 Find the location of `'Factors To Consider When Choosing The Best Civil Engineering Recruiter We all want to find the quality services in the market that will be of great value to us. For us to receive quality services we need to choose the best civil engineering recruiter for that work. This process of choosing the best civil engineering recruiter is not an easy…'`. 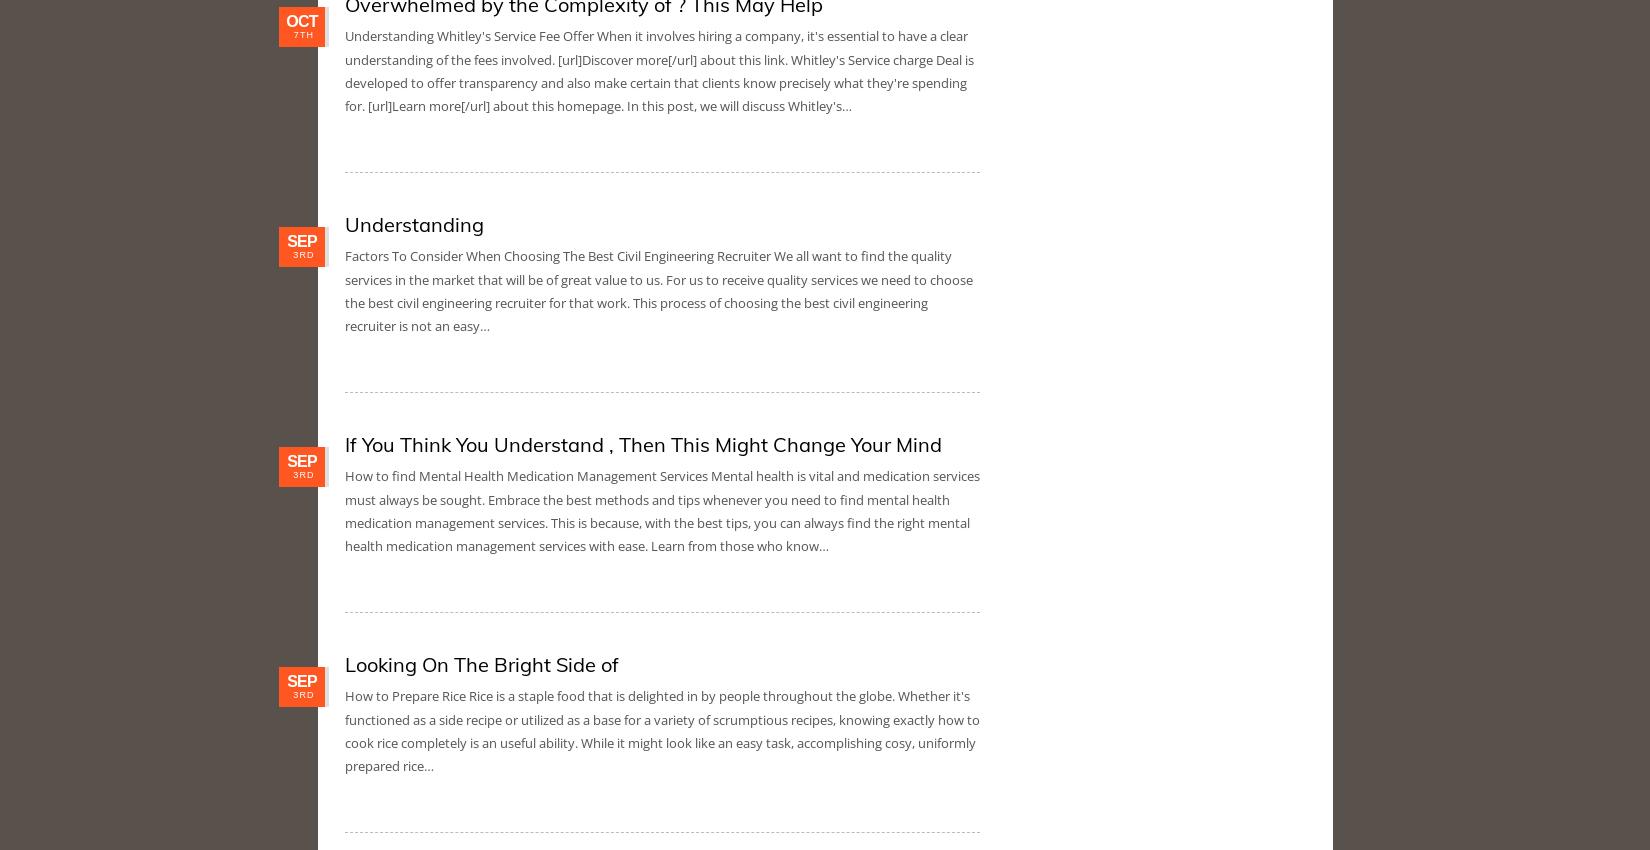

'Factors To Consider When Choosing The Best Civil Engineering Recruiter We all want to find the quality services in the market that will be of great value to us. For us to receive quality services we need to choose the best civil engineering recruiter for that work. This process of choosing the best civil engineering recruiter is not an easy…' is located at coordinates (658, 290).